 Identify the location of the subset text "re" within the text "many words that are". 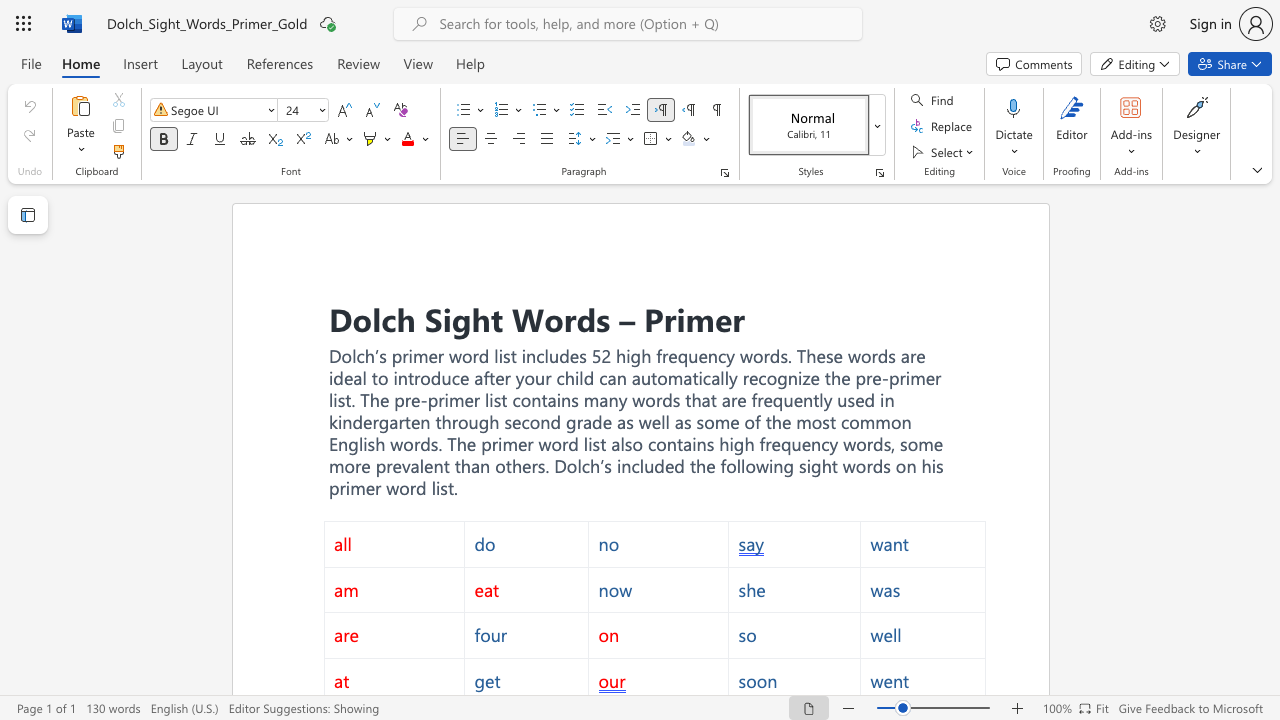
(729, 400).